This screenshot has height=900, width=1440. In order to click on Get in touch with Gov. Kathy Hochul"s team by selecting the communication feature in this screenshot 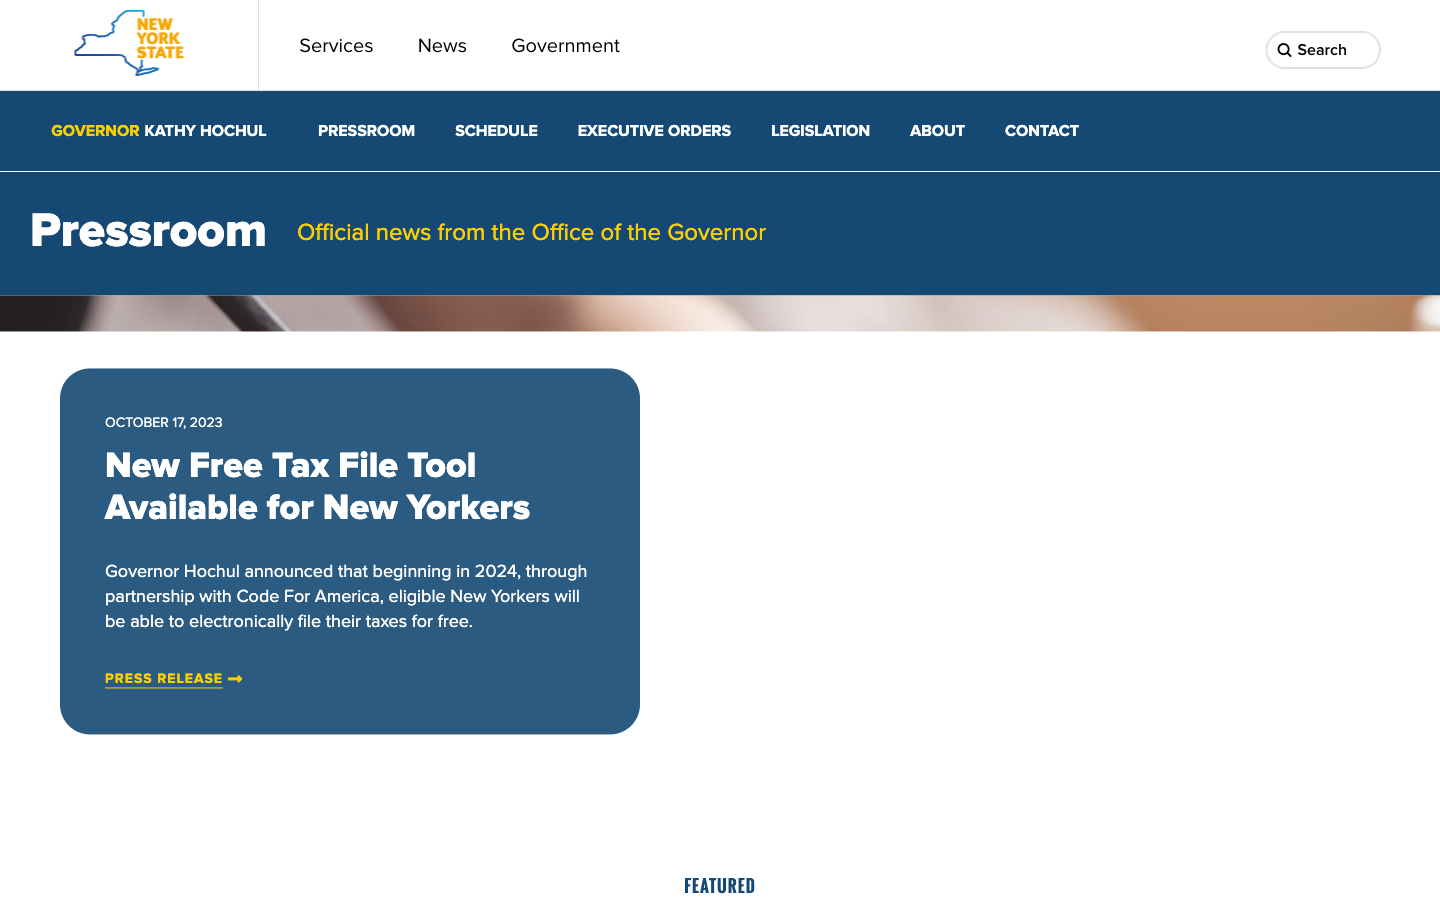, I will do `click(1041, 131)`.